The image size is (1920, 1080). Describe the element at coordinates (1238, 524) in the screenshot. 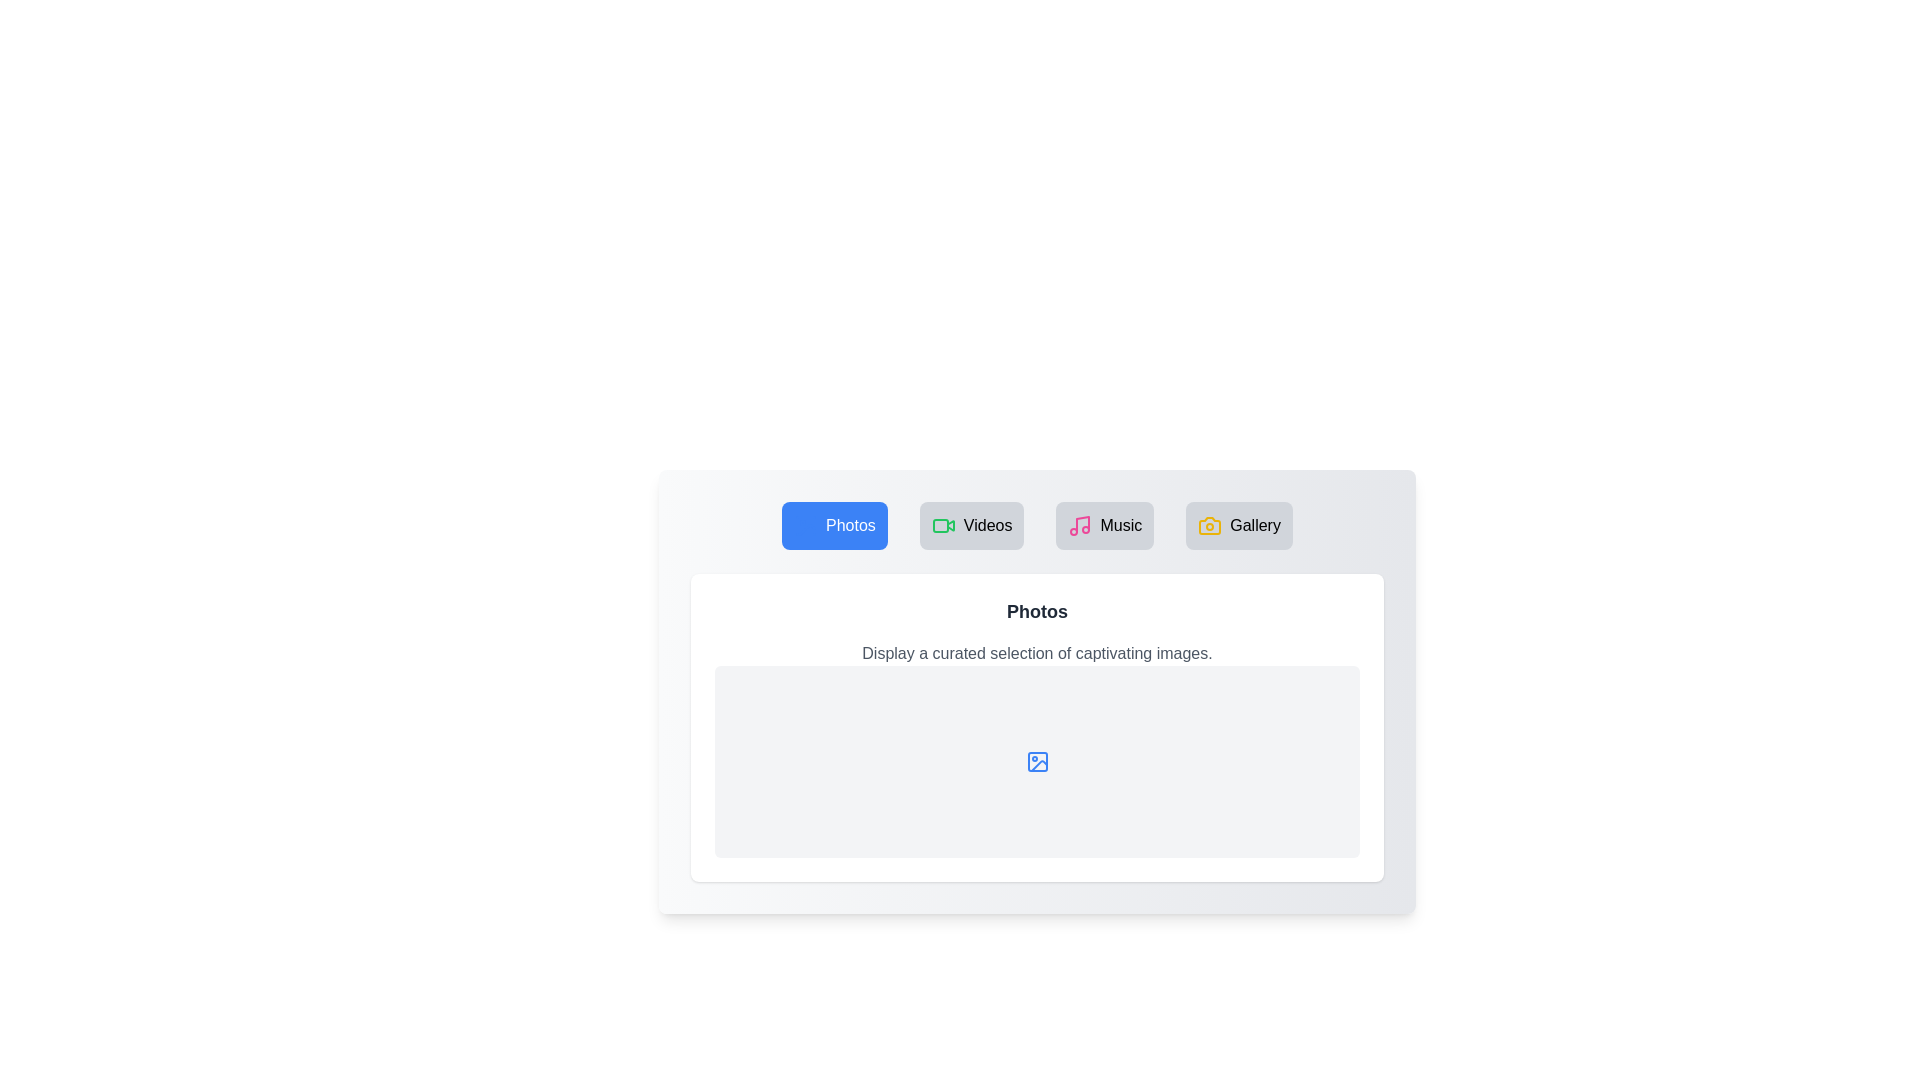

I see `the tab labeled Gallery to view its content` at that location.